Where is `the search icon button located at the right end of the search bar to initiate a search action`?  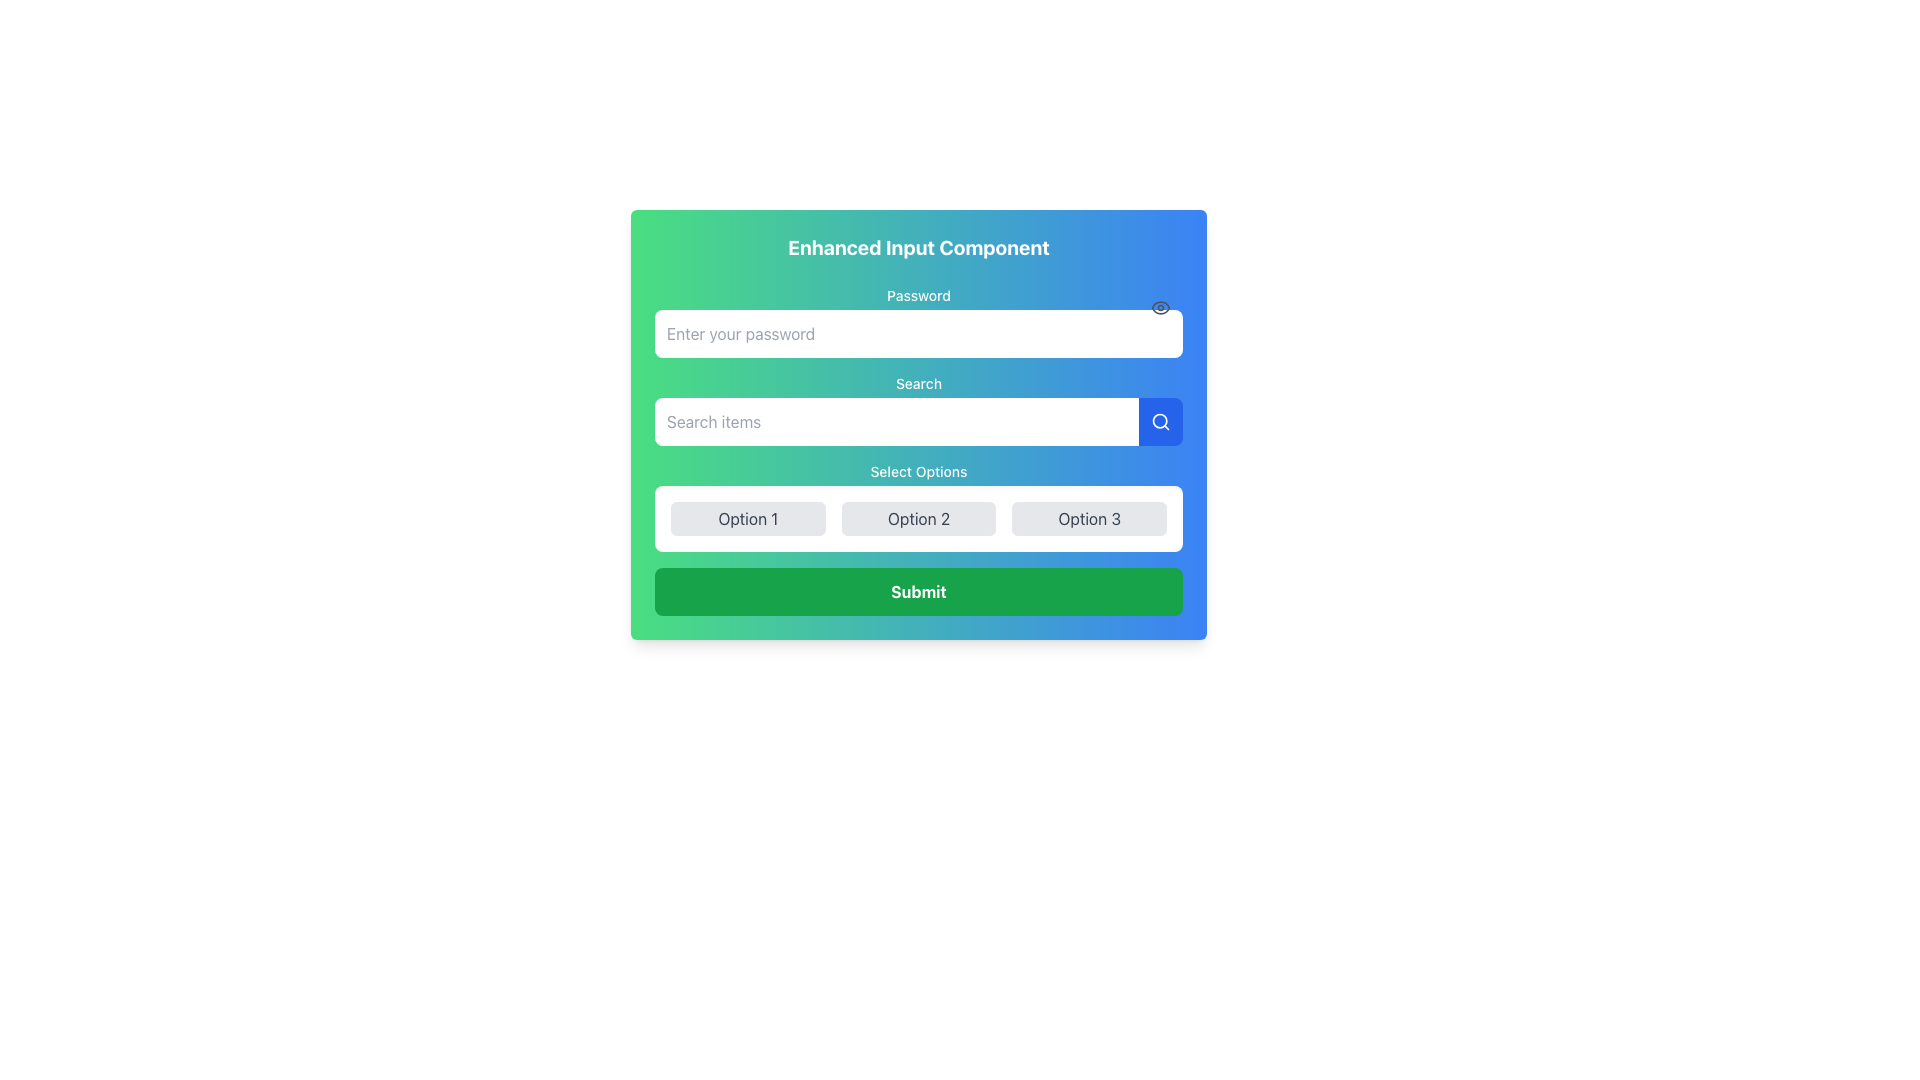
the search icon button located at the right end of the search bar to initiate a search action is located at coordinates (1161, 420).